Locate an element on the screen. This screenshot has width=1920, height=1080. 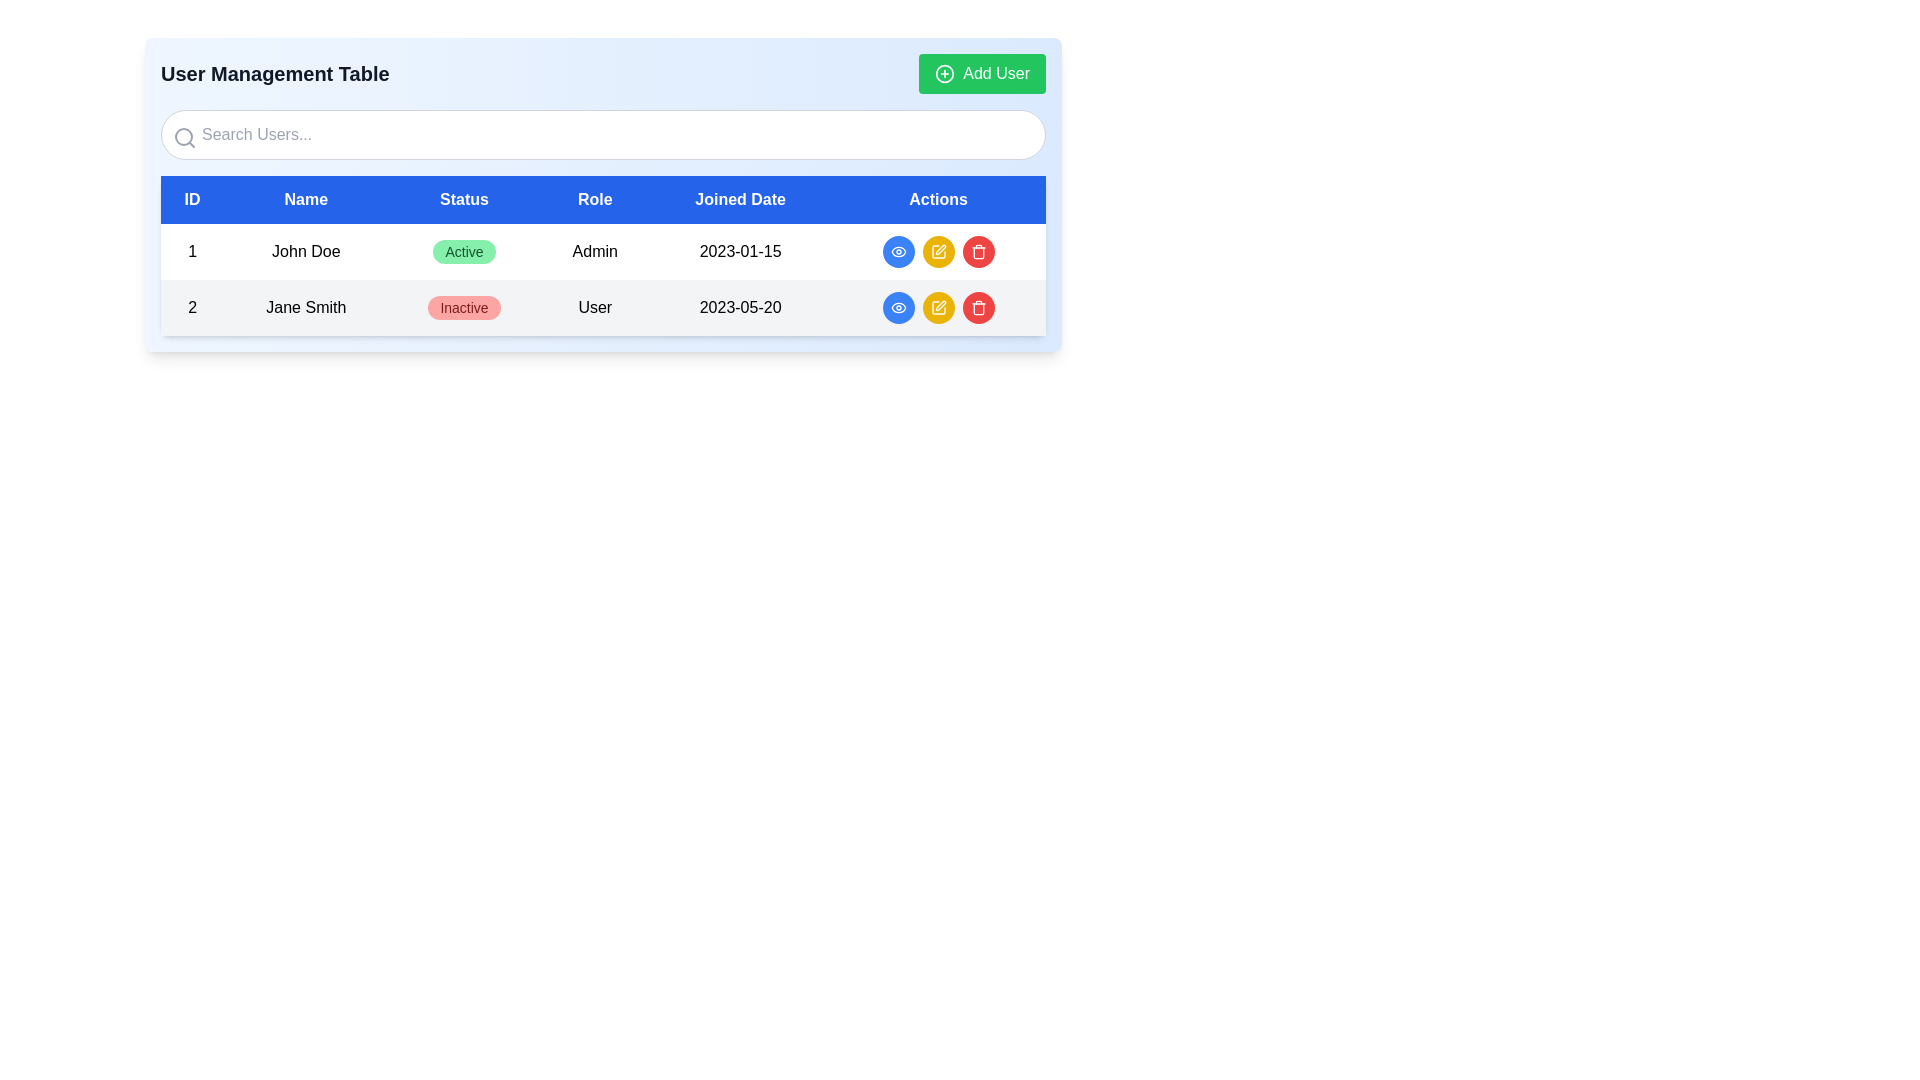
the 'User' text label in the fourth column of the second row of the table is located at coordinates (594, 308).